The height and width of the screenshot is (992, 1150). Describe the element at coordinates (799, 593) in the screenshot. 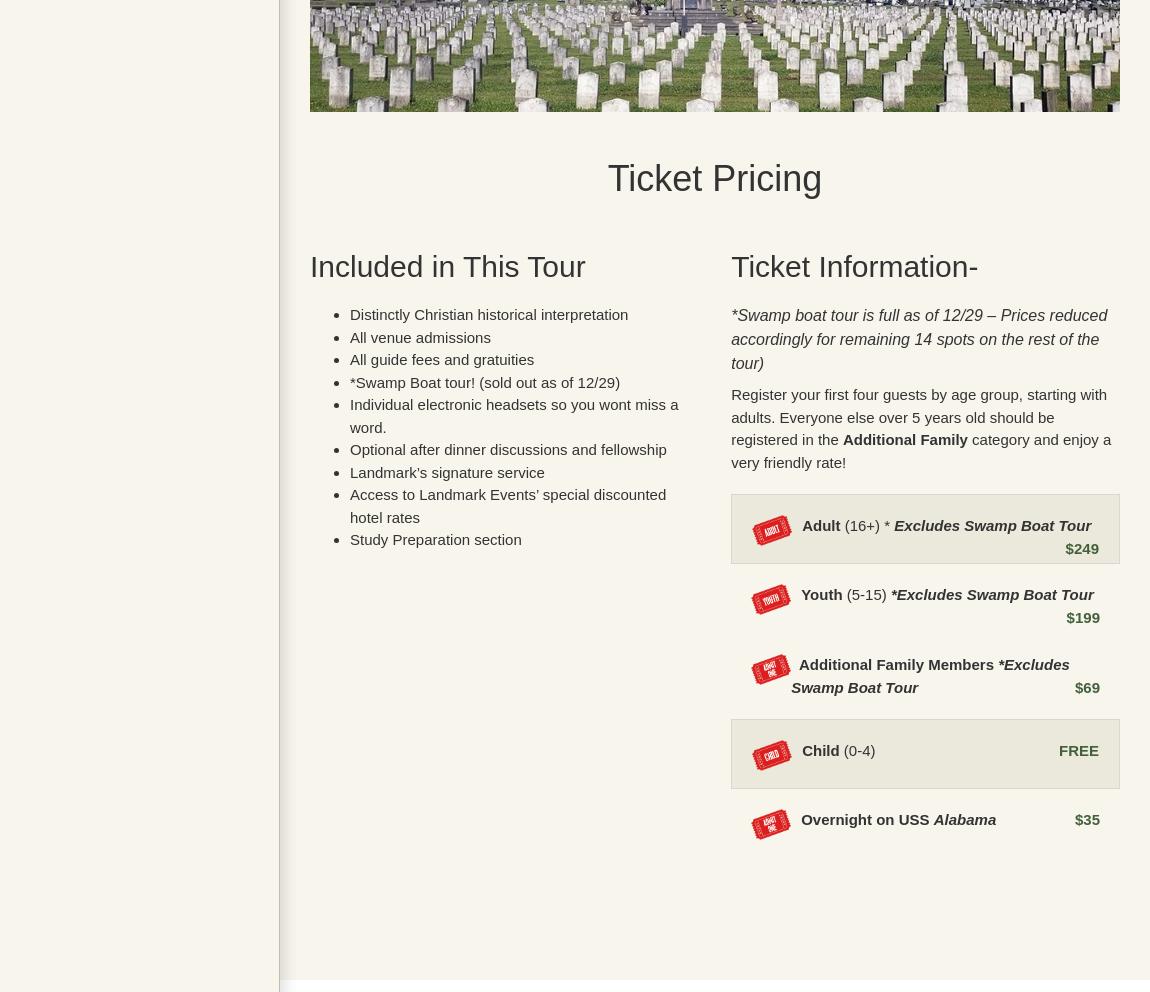

I see `'Youth'` at that location.